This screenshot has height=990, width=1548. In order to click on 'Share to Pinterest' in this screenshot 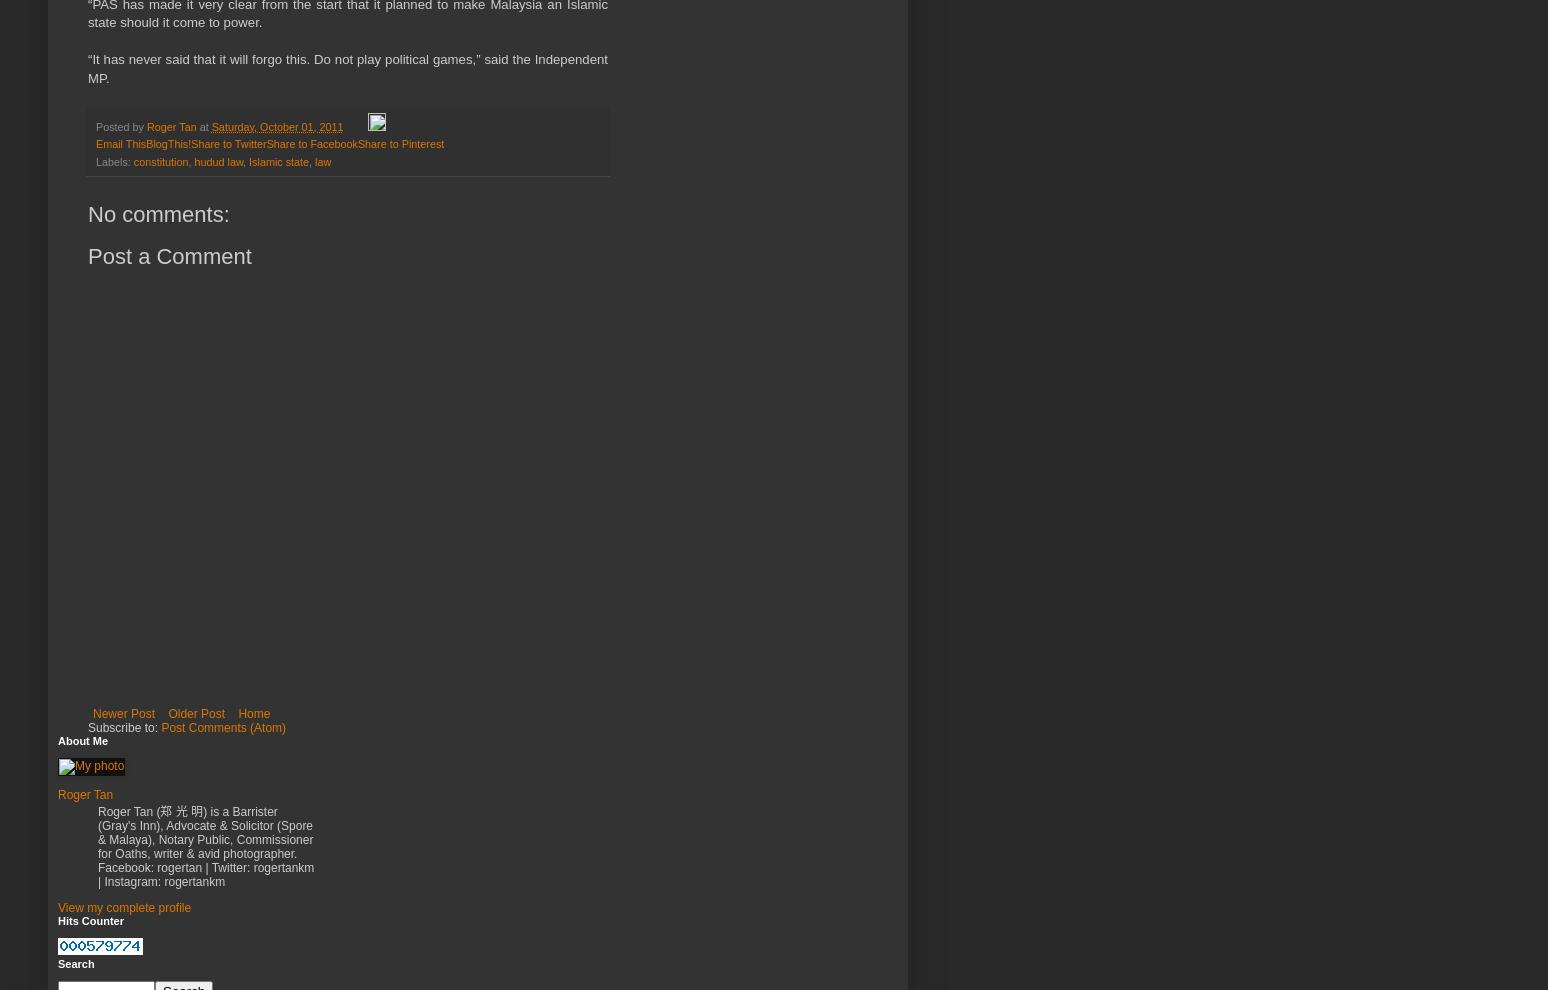, I will do `click(399, 143)`.